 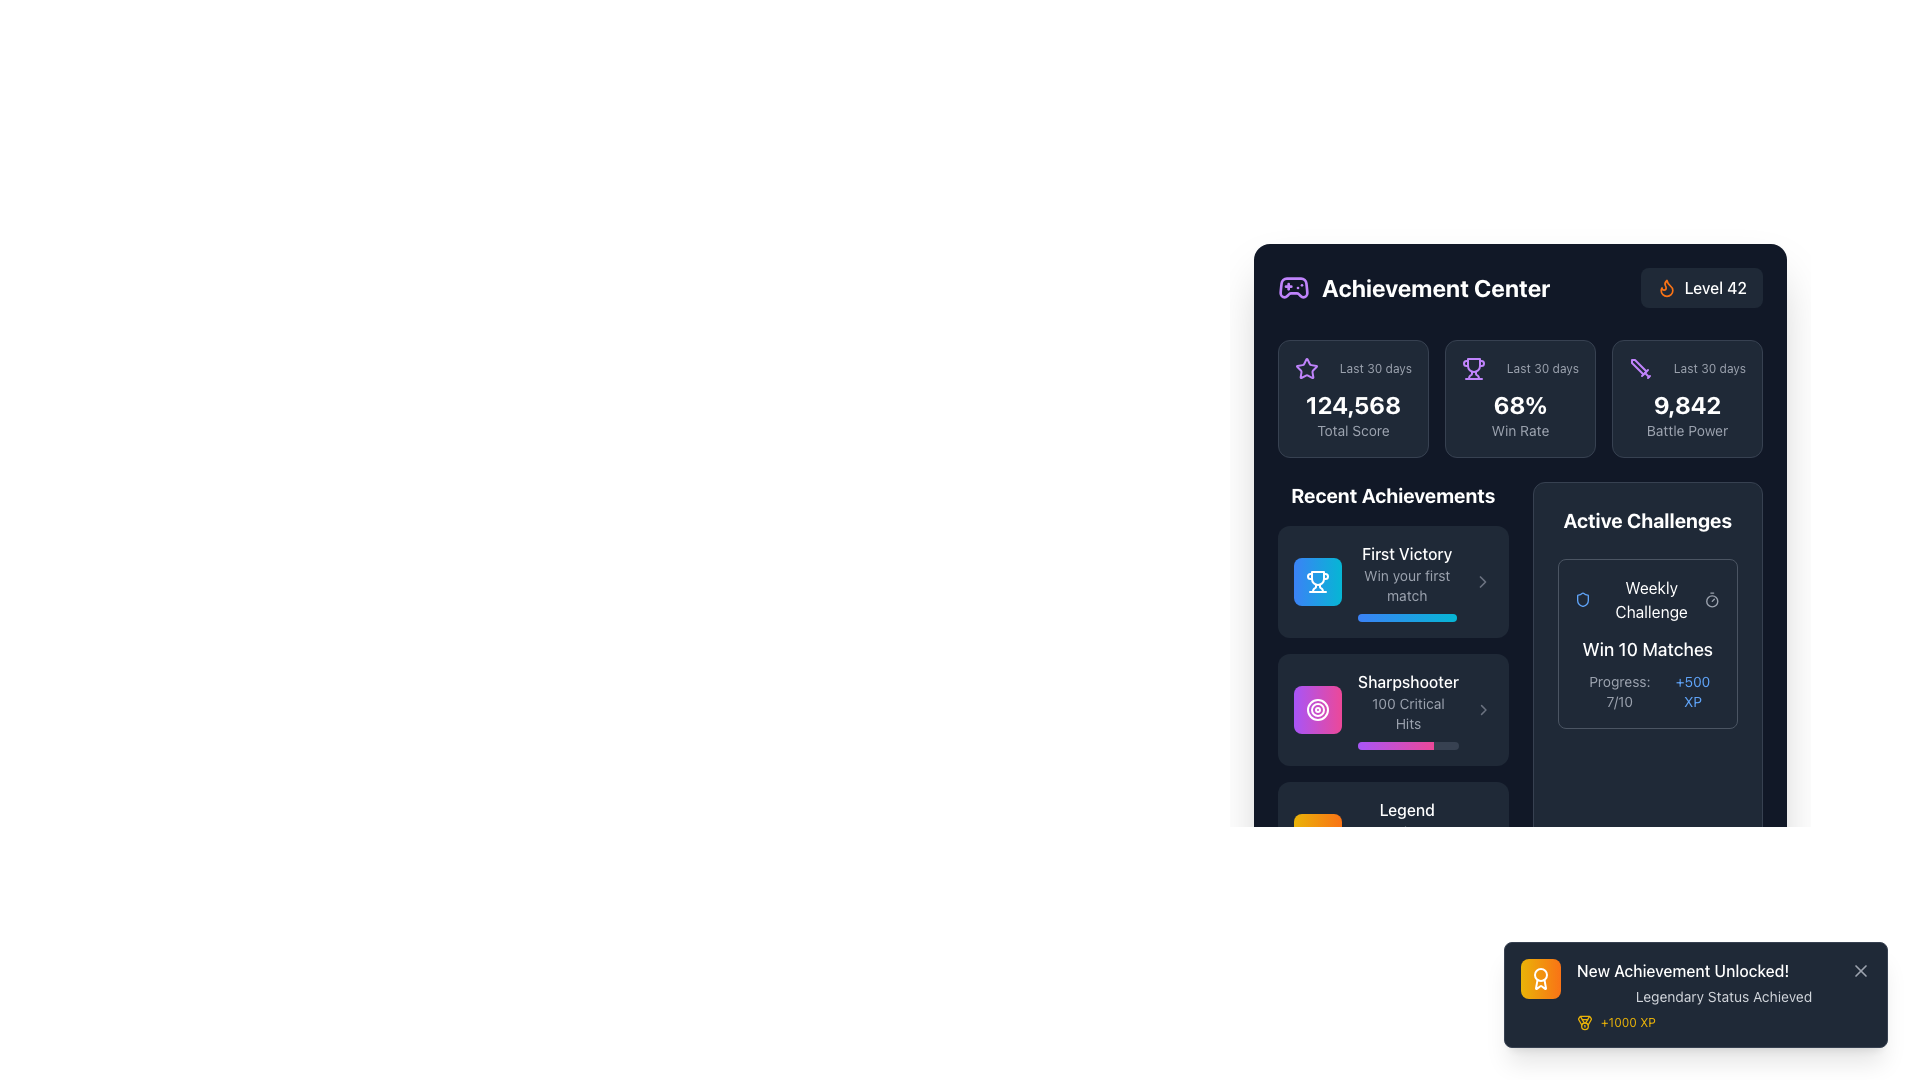 What do you see at coordinates (1482, 582) in the screenshot?
I see `the rightmost chevron icon in the 'Recent Achievements' section` at bounding box center [1482, 582].